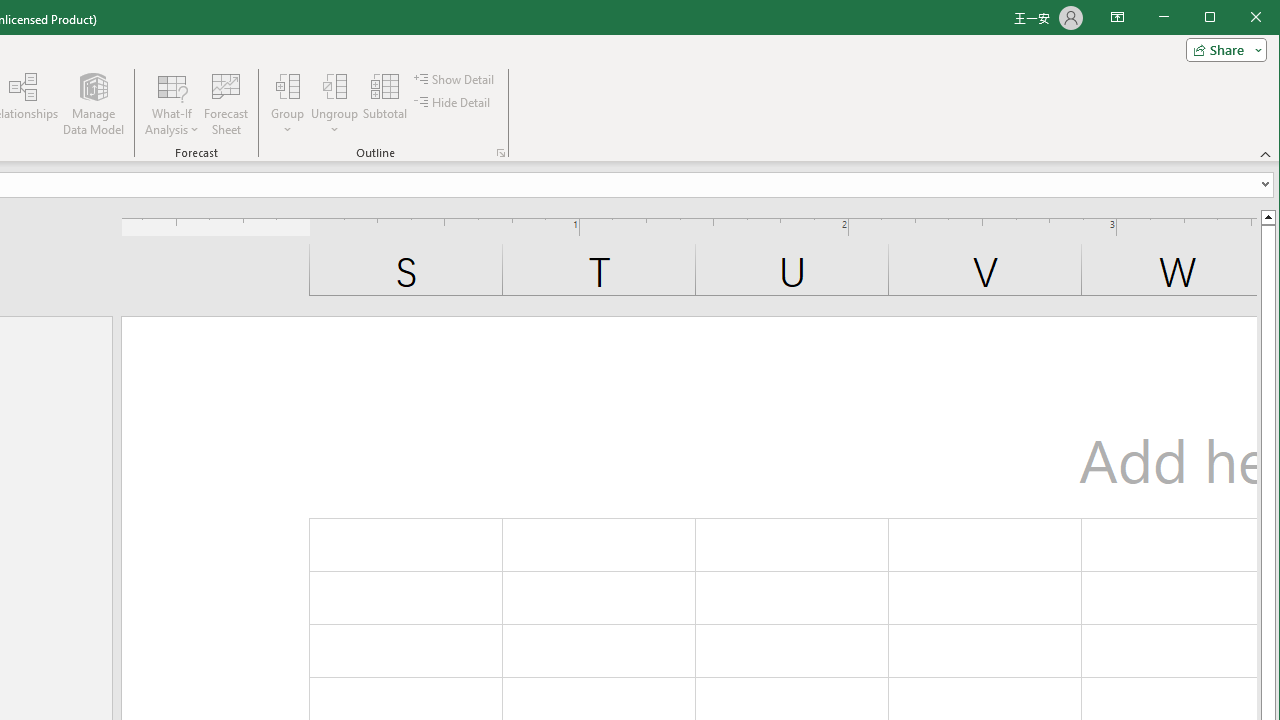 The image size is (1280, 720). I want to click on 'Show Detail', so click(454, 78).